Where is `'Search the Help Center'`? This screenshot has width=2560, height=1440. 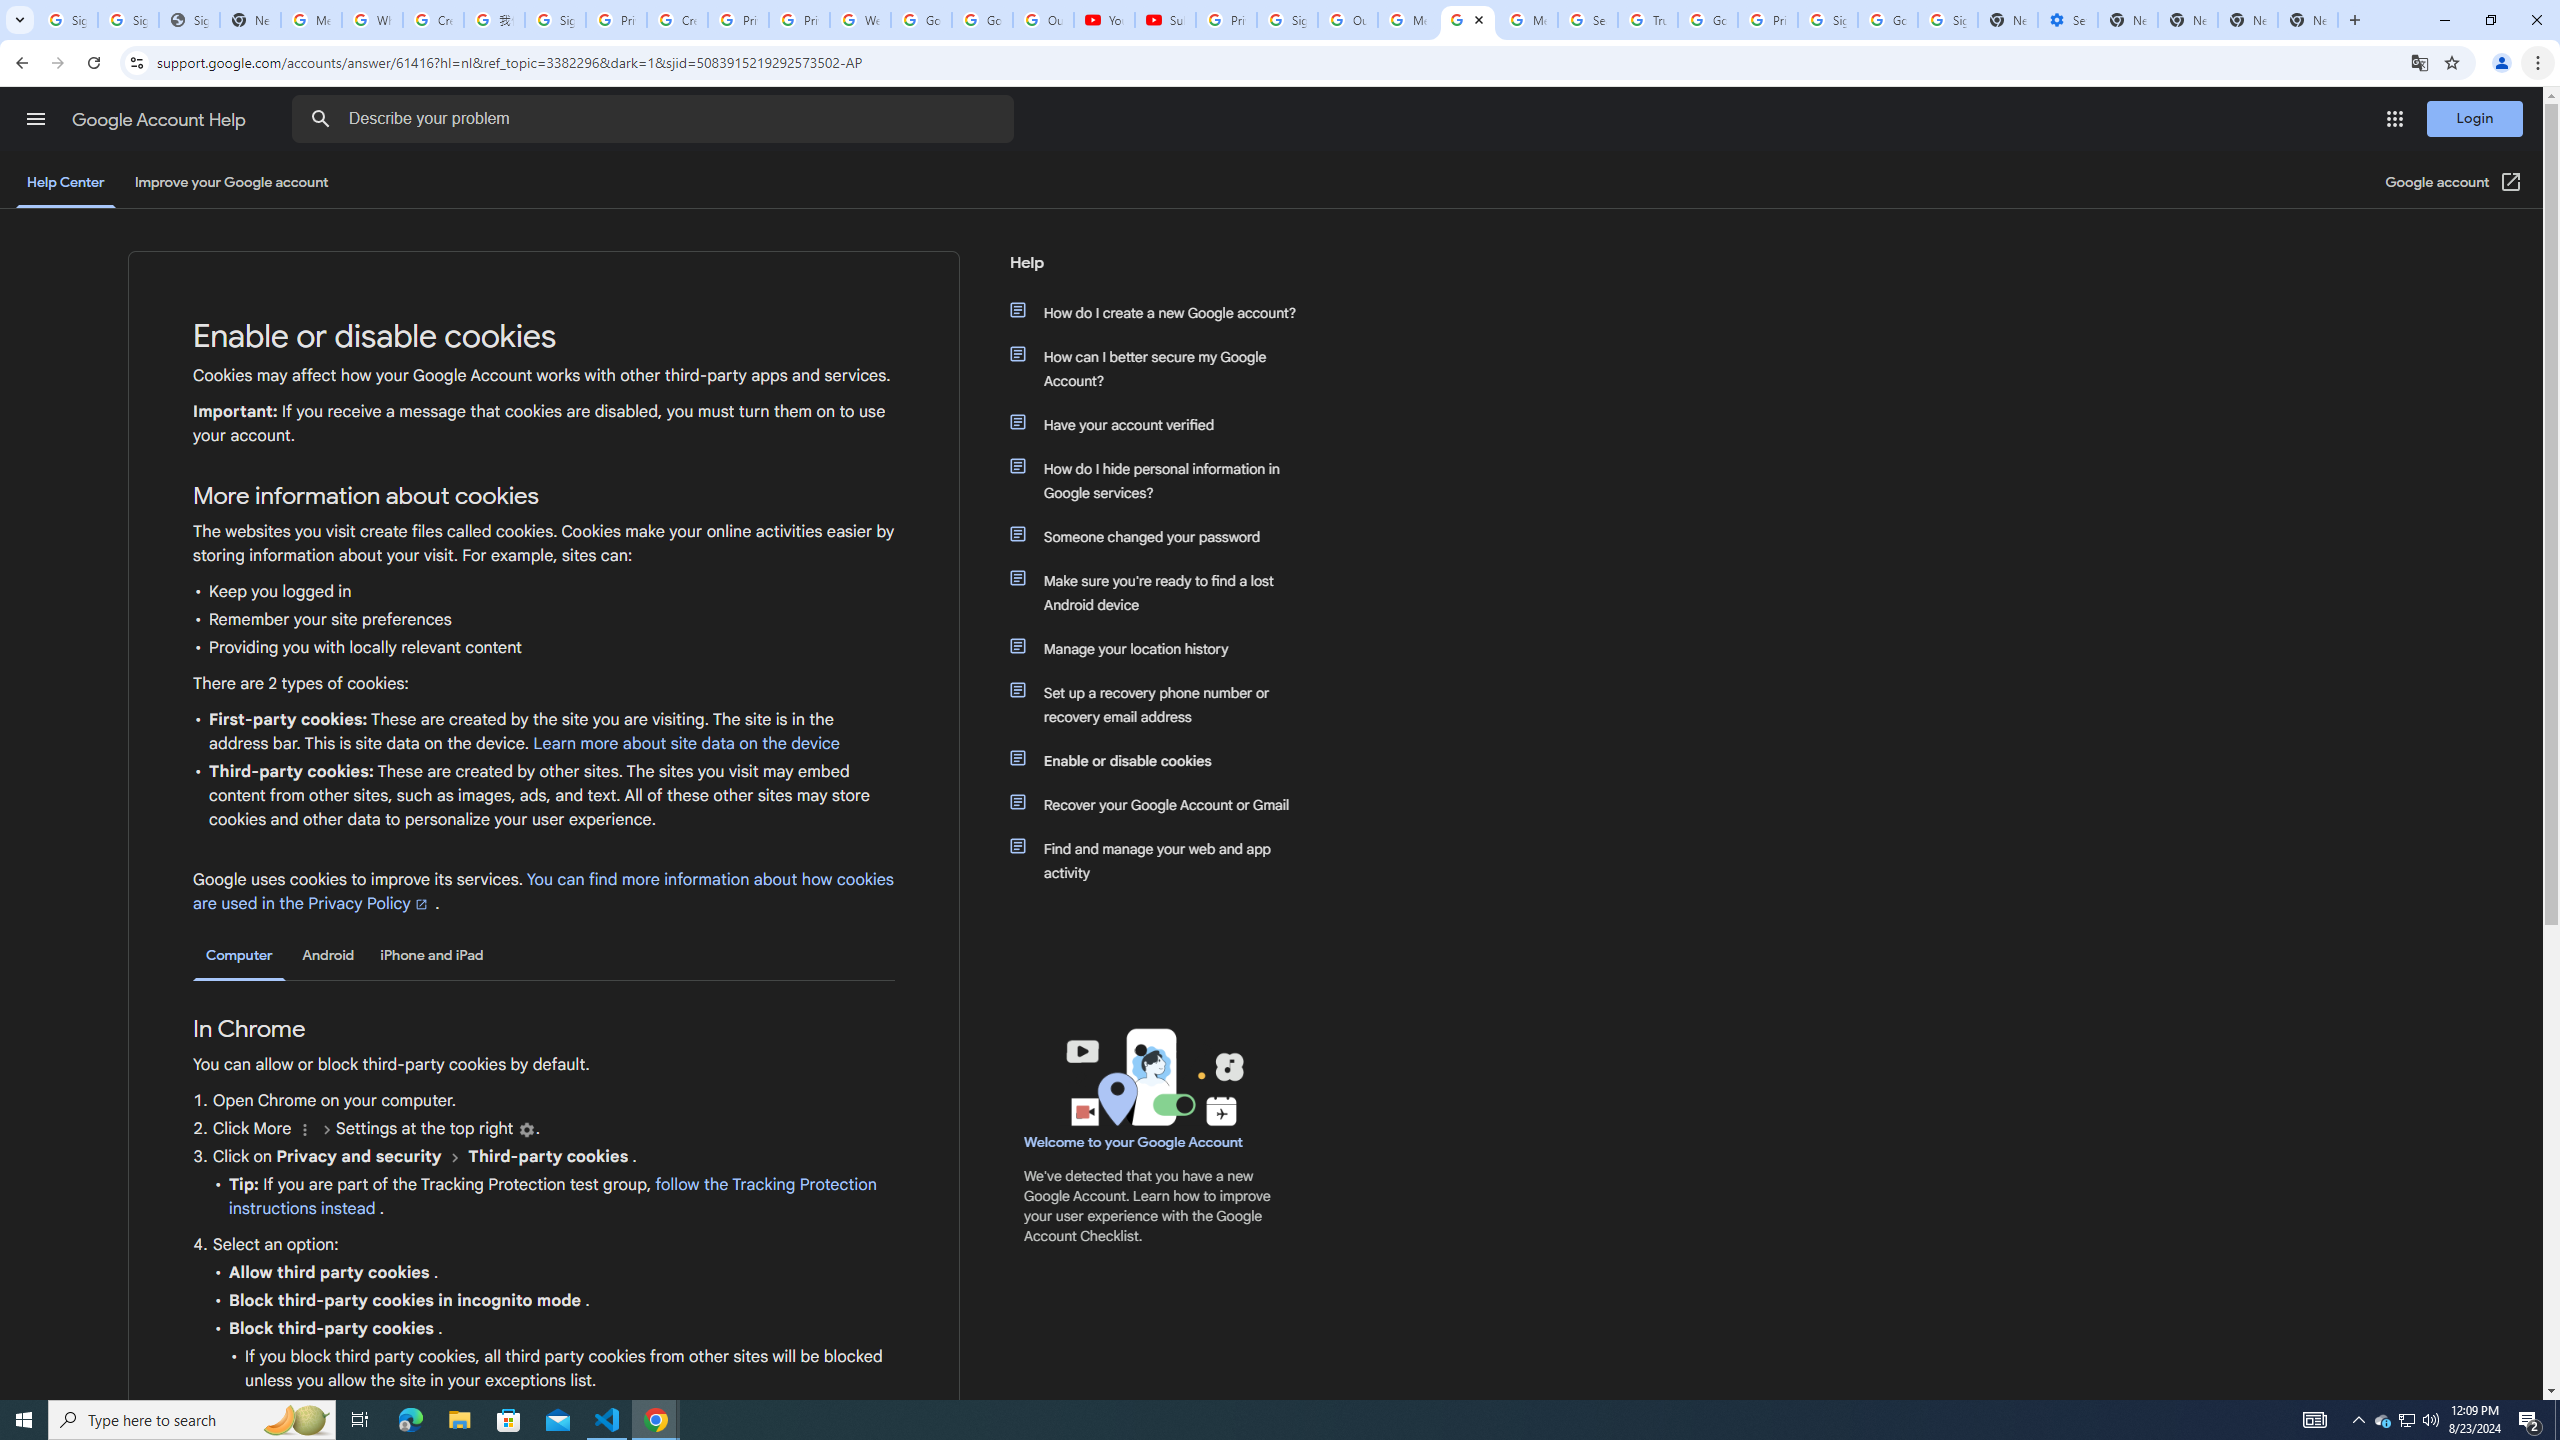
'Search the Help Center' is located at coordinates (319, 118).